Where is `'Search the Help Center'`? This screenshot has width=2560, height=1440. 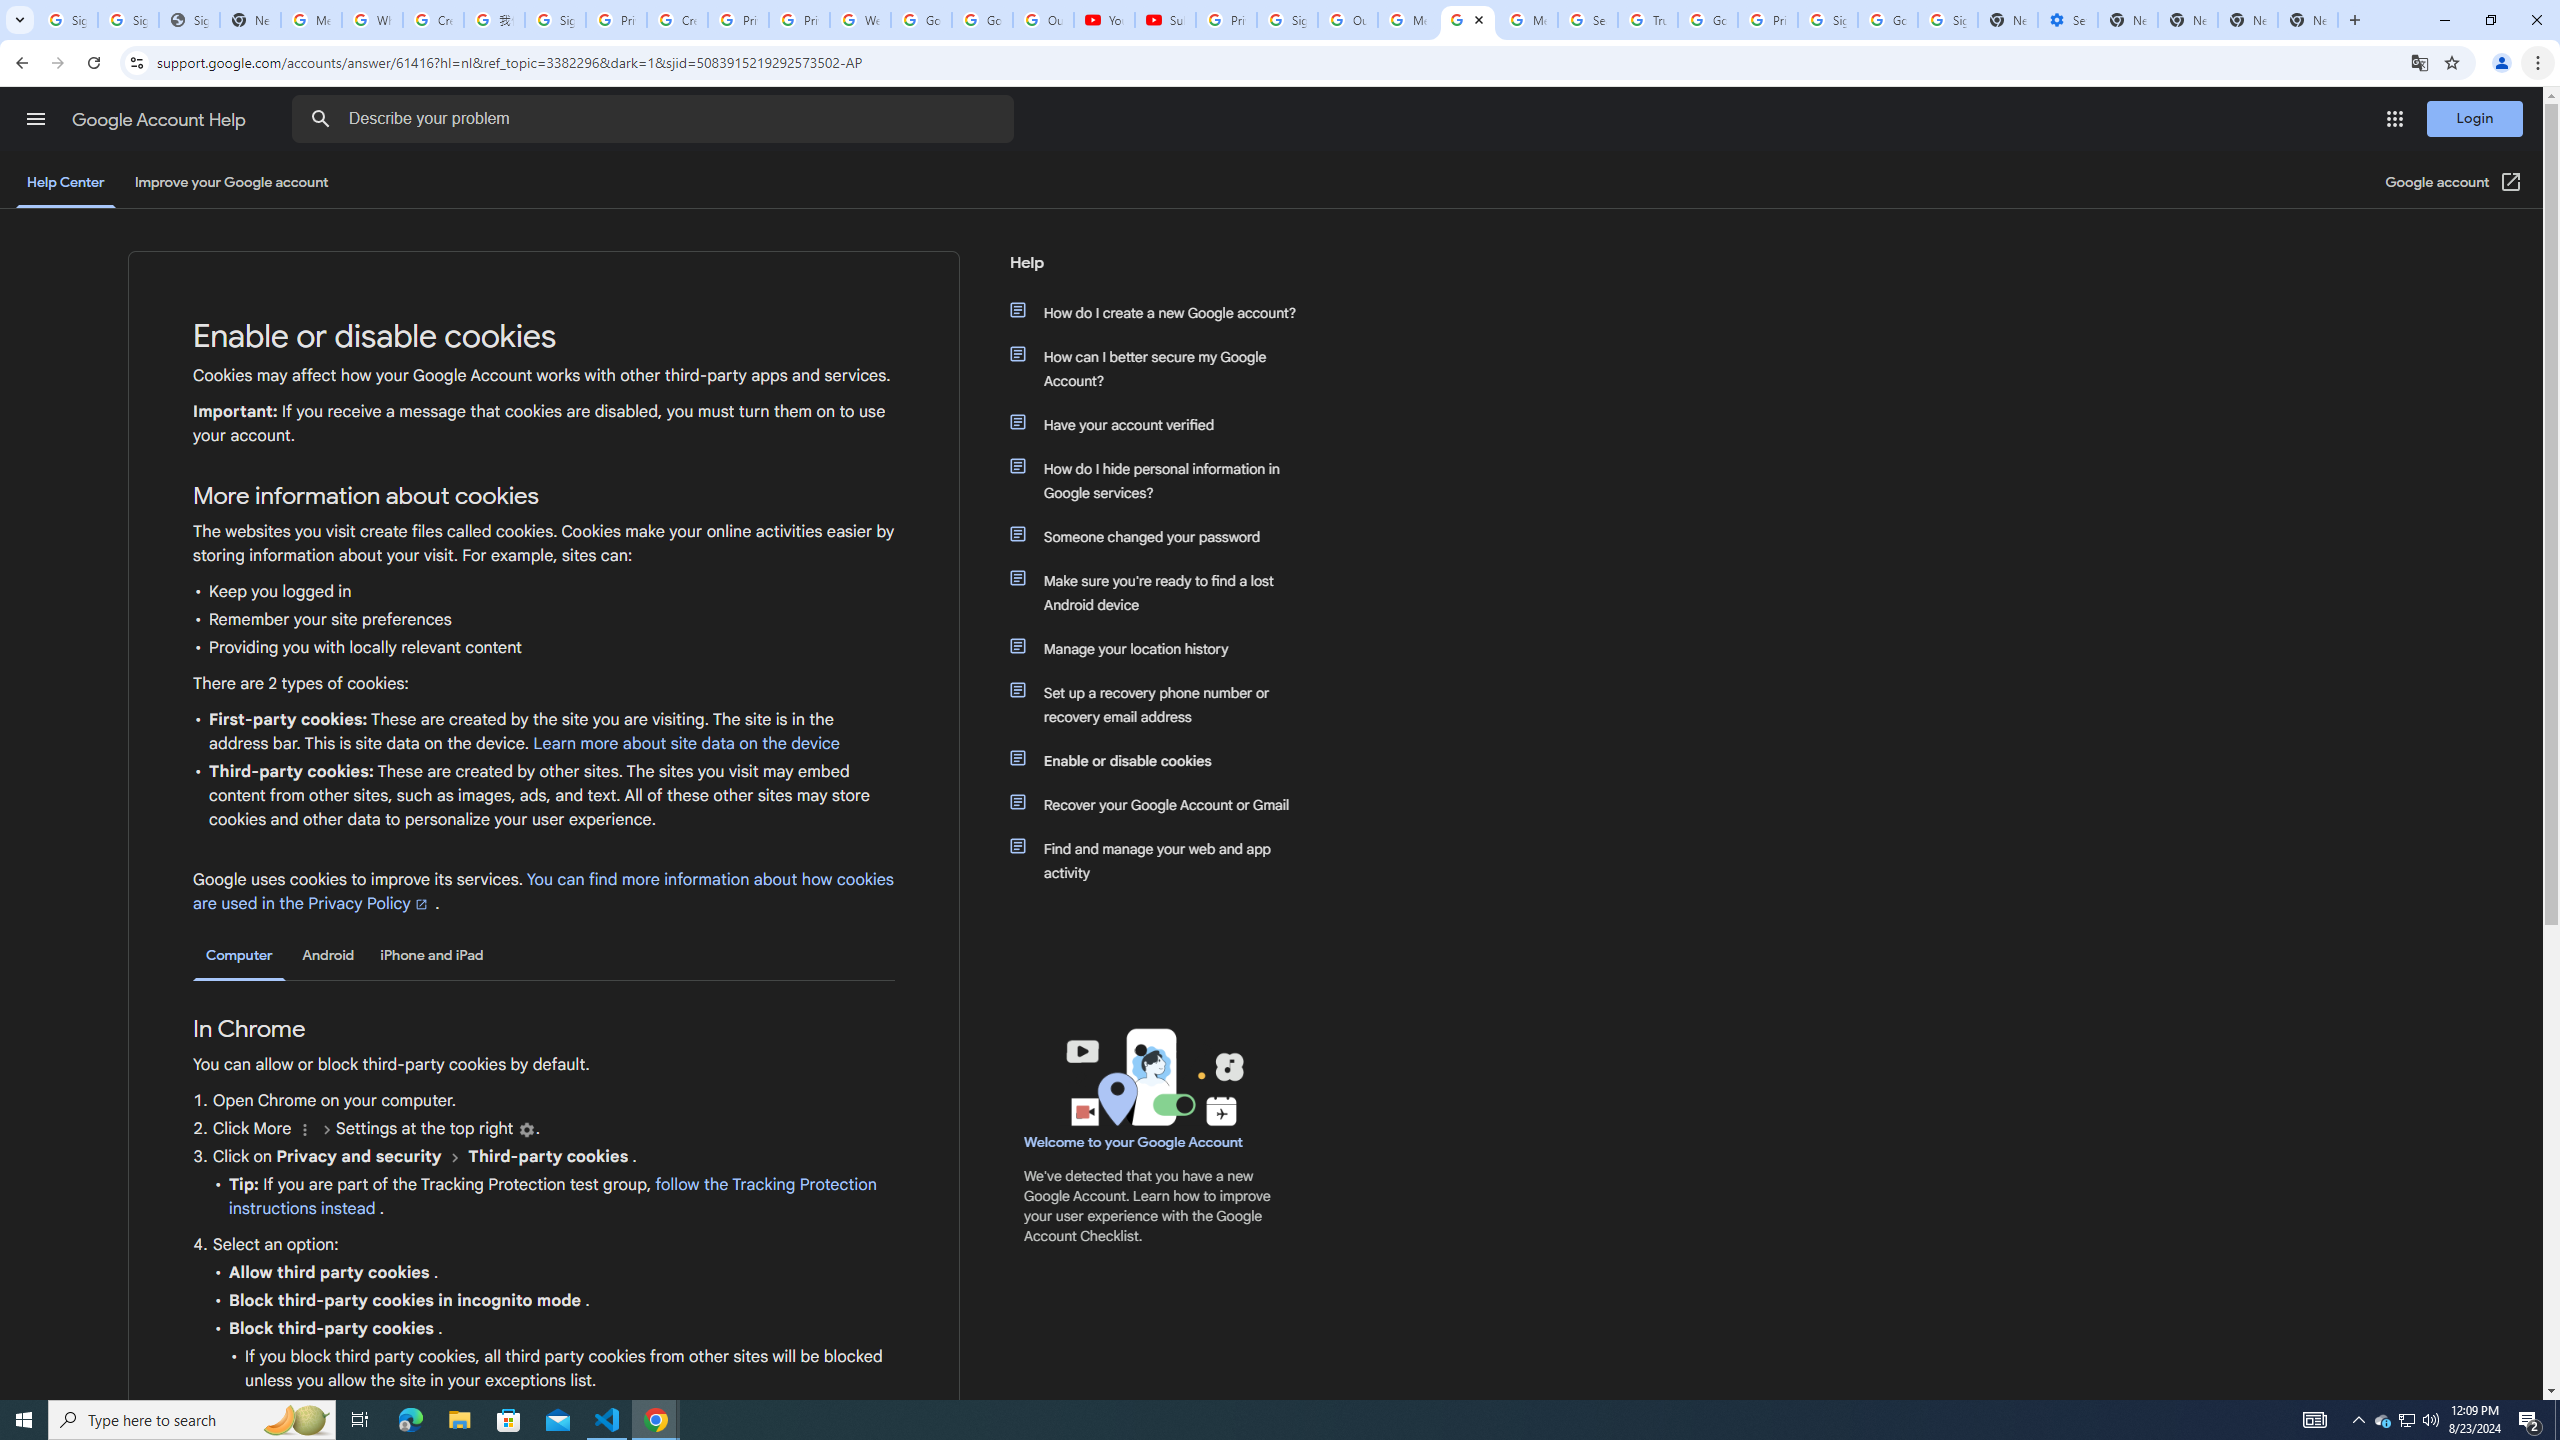
'Search the Help Center' is located at coordinates (319, 118).